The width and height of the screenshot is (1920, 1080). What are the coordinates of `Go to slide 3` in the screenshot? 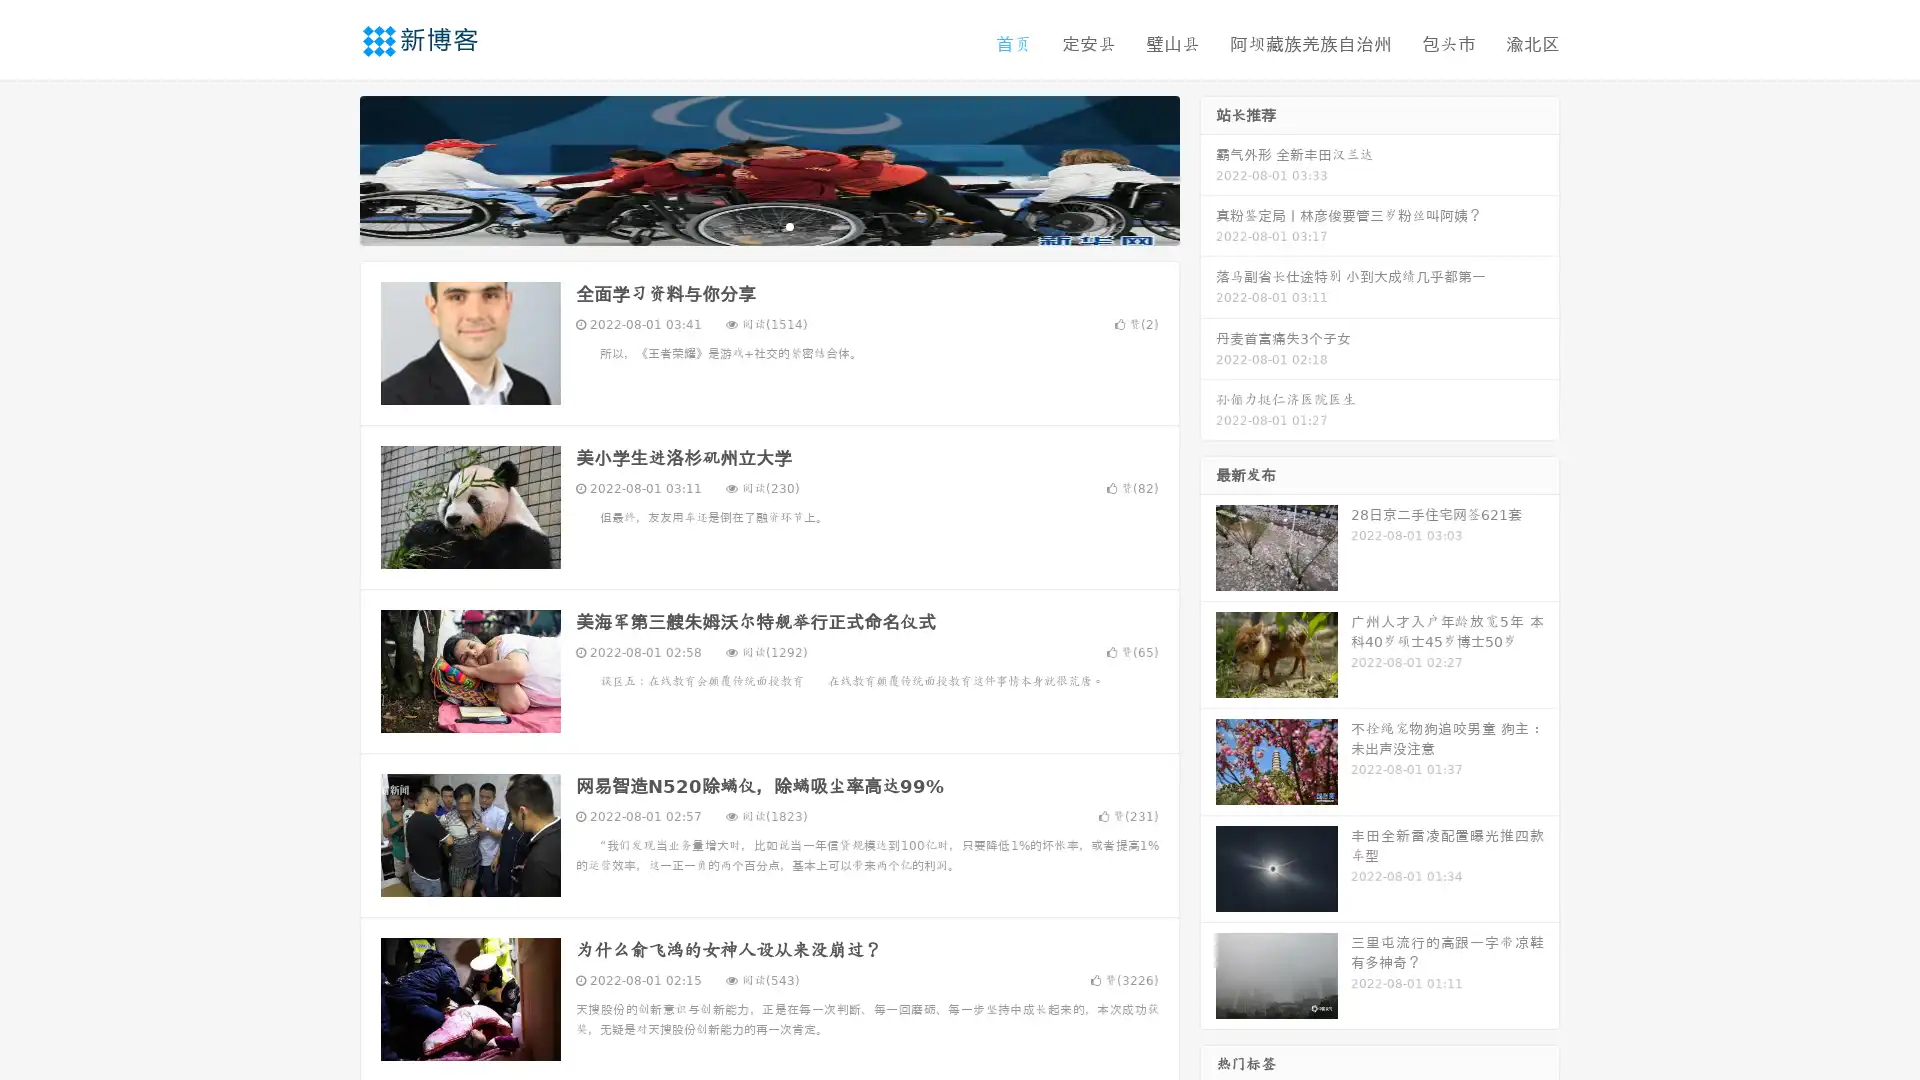 It's located at (789, 225).